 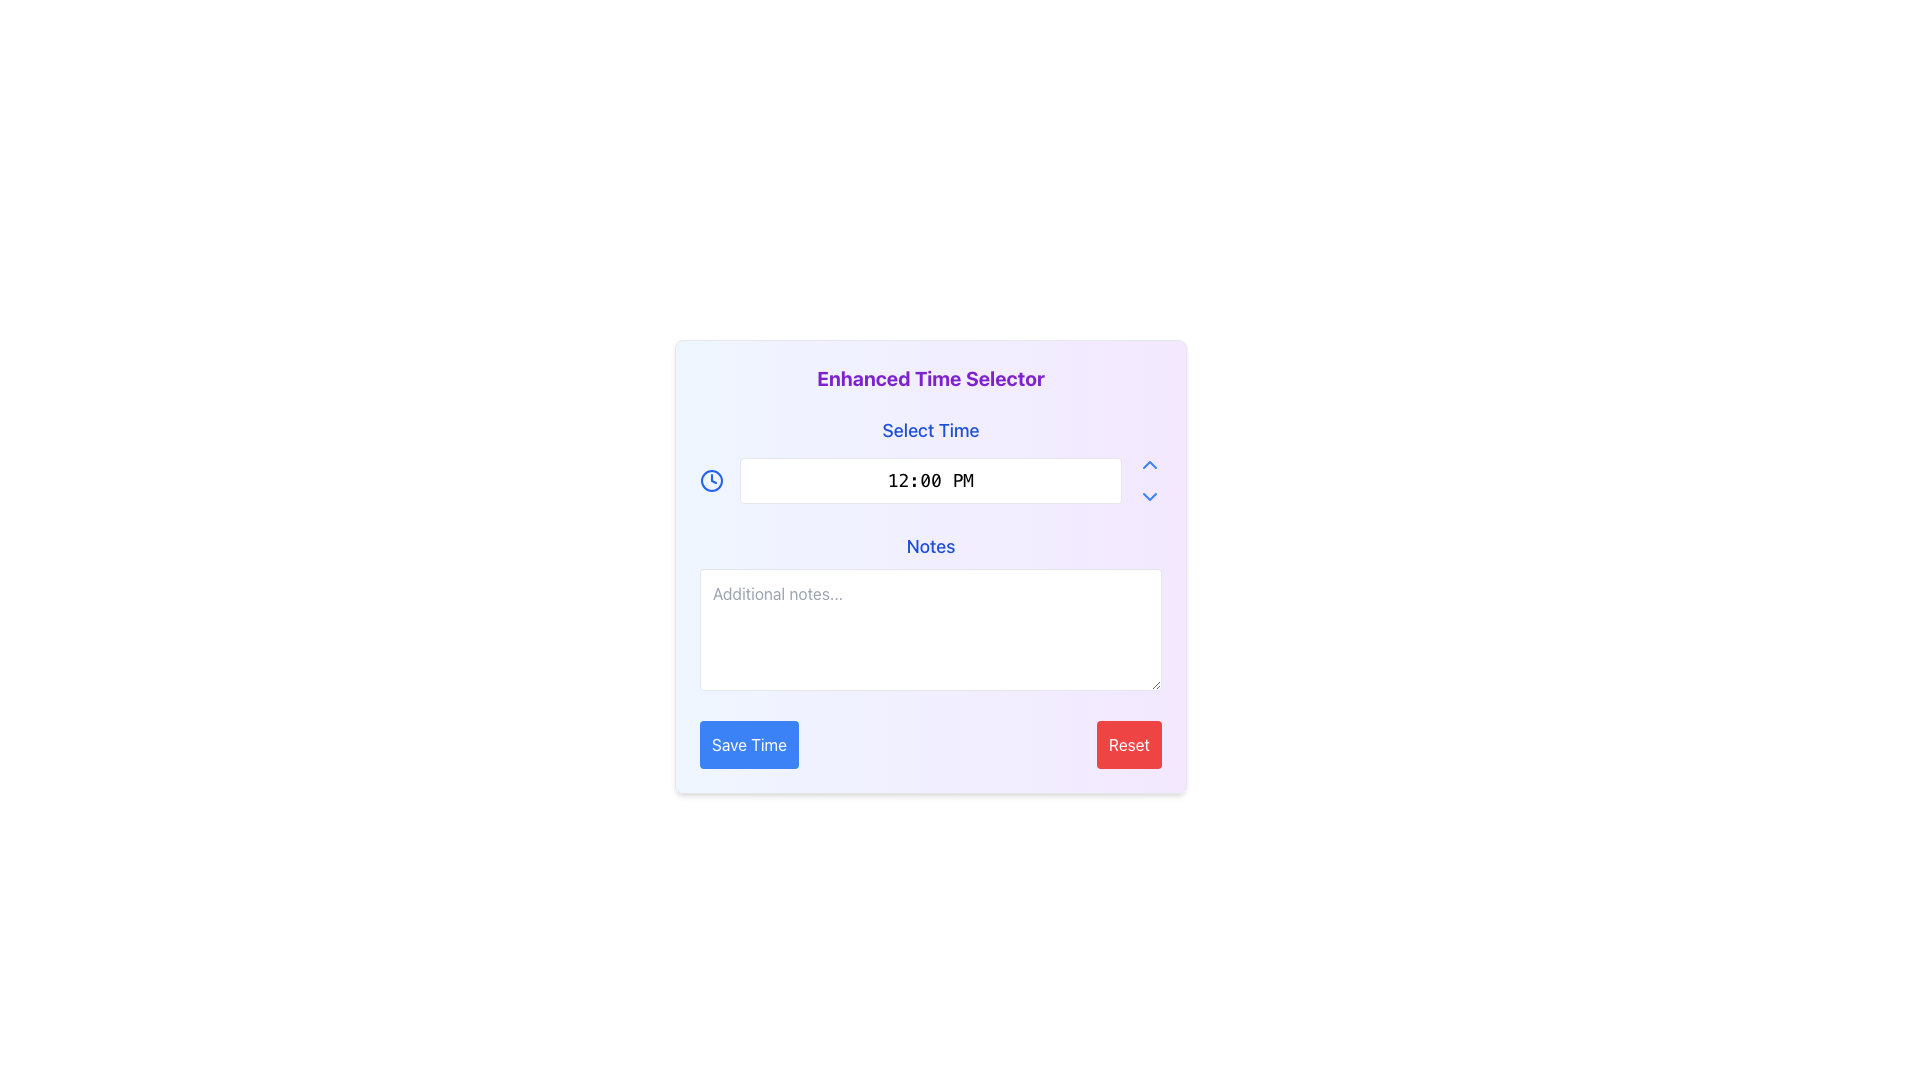 I want to click on the clock icon component located to the left of the 'Select Time' input field, so click(x=711, y=481).